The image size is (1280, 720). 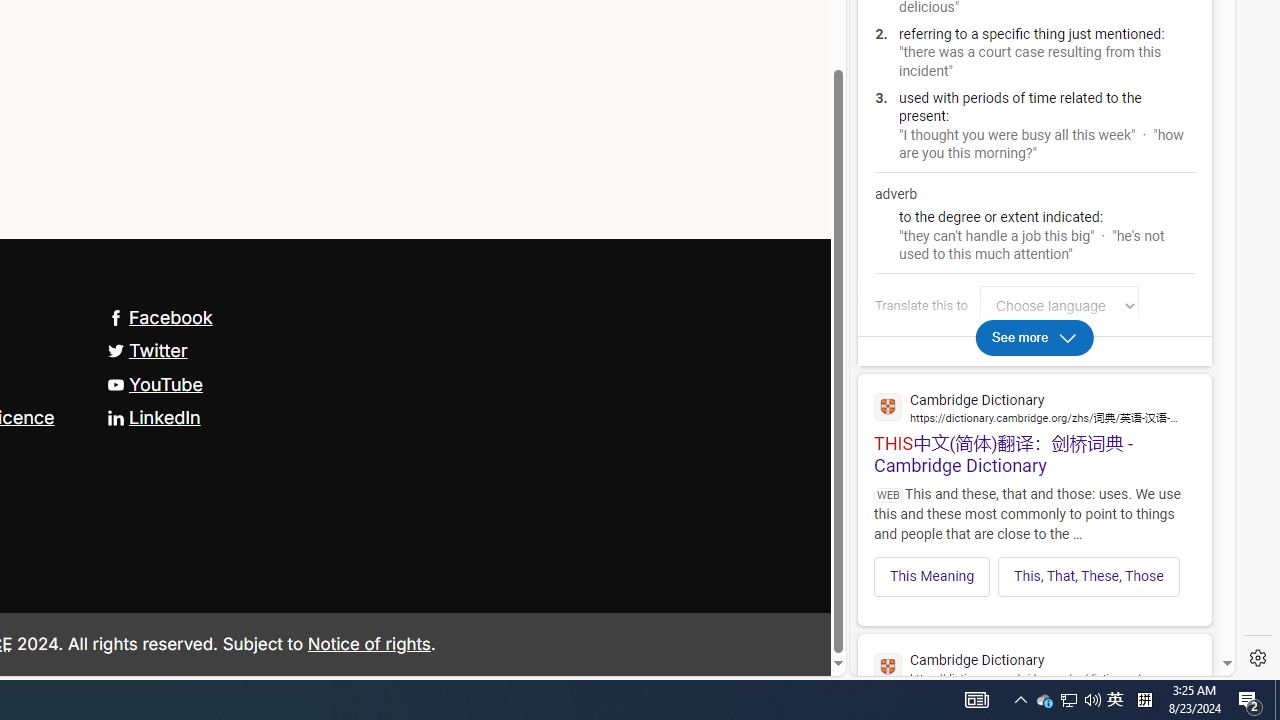 What do you see at coordinates (887, 667) in the screenshot?
I see `'Global web icon'` at bounding box center [887, 667].